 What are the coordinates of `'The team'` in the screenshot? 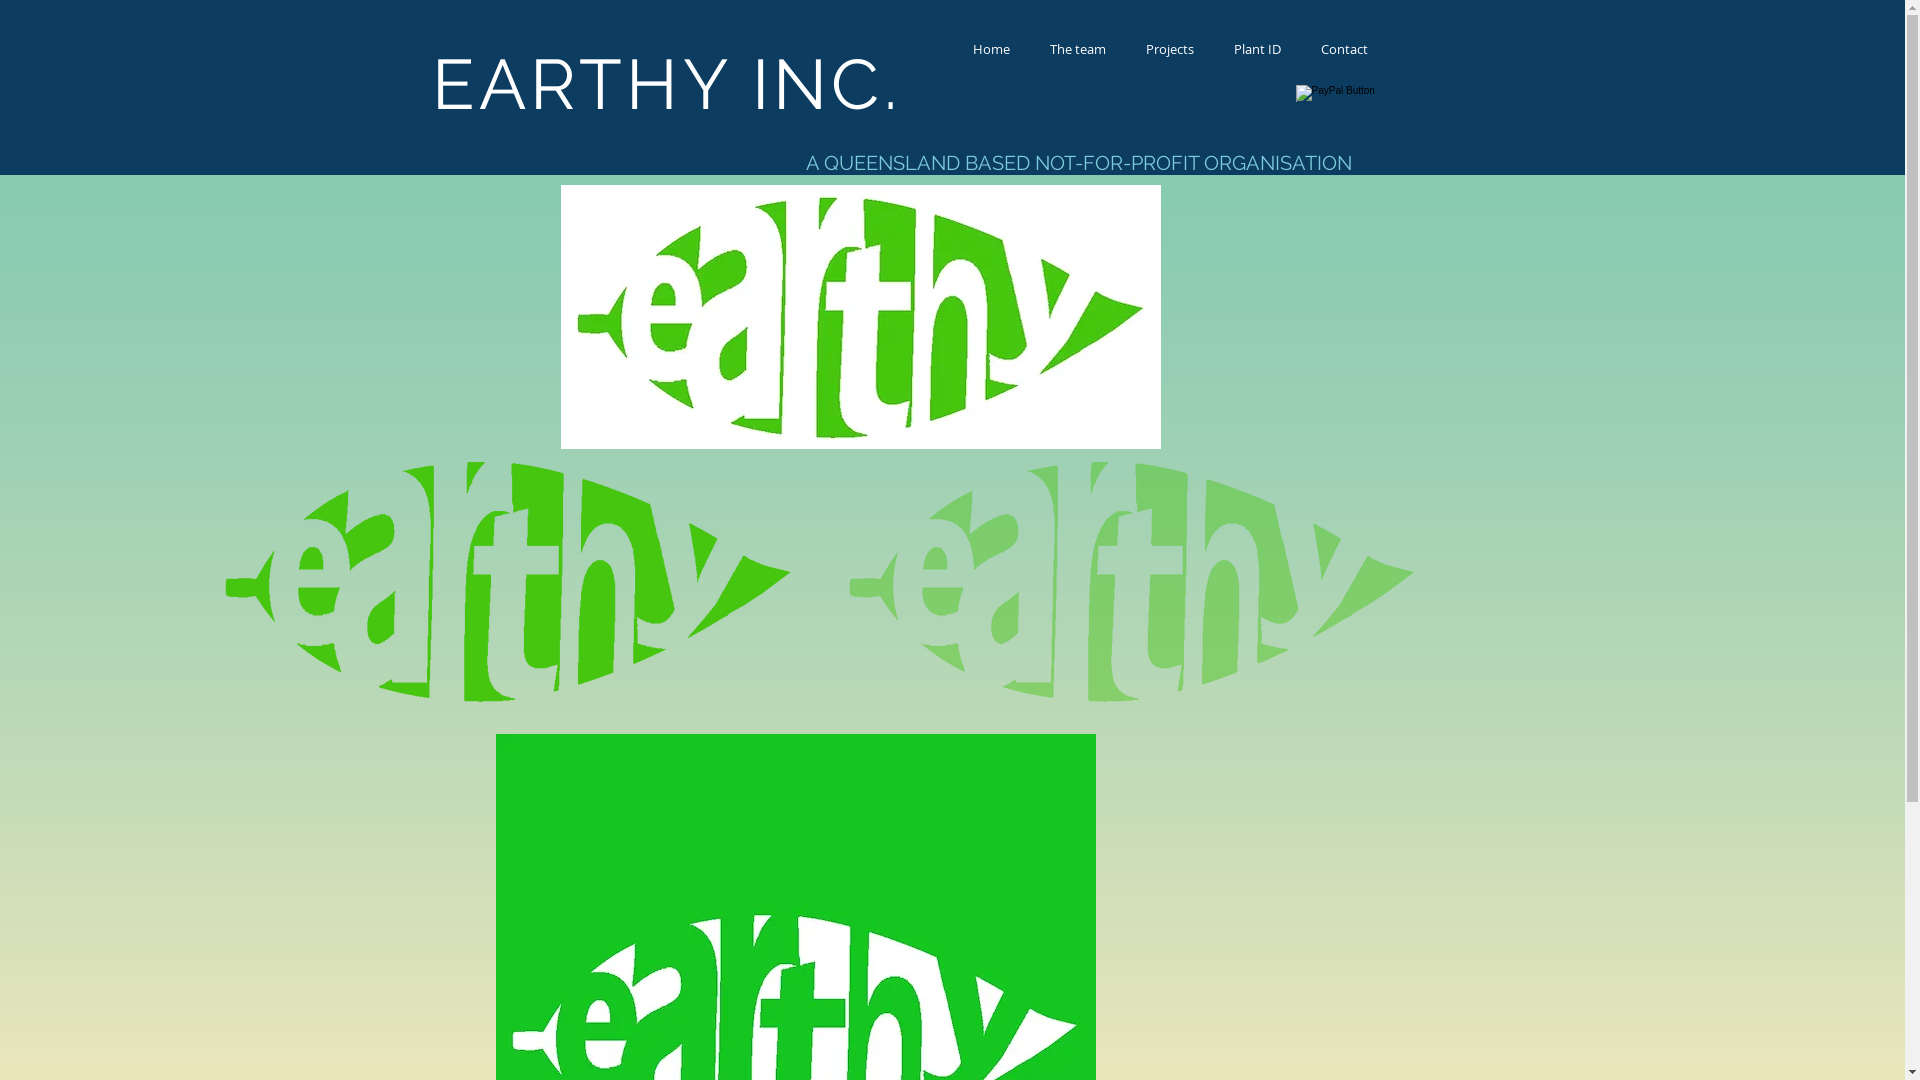 It's located at (1077, 48).